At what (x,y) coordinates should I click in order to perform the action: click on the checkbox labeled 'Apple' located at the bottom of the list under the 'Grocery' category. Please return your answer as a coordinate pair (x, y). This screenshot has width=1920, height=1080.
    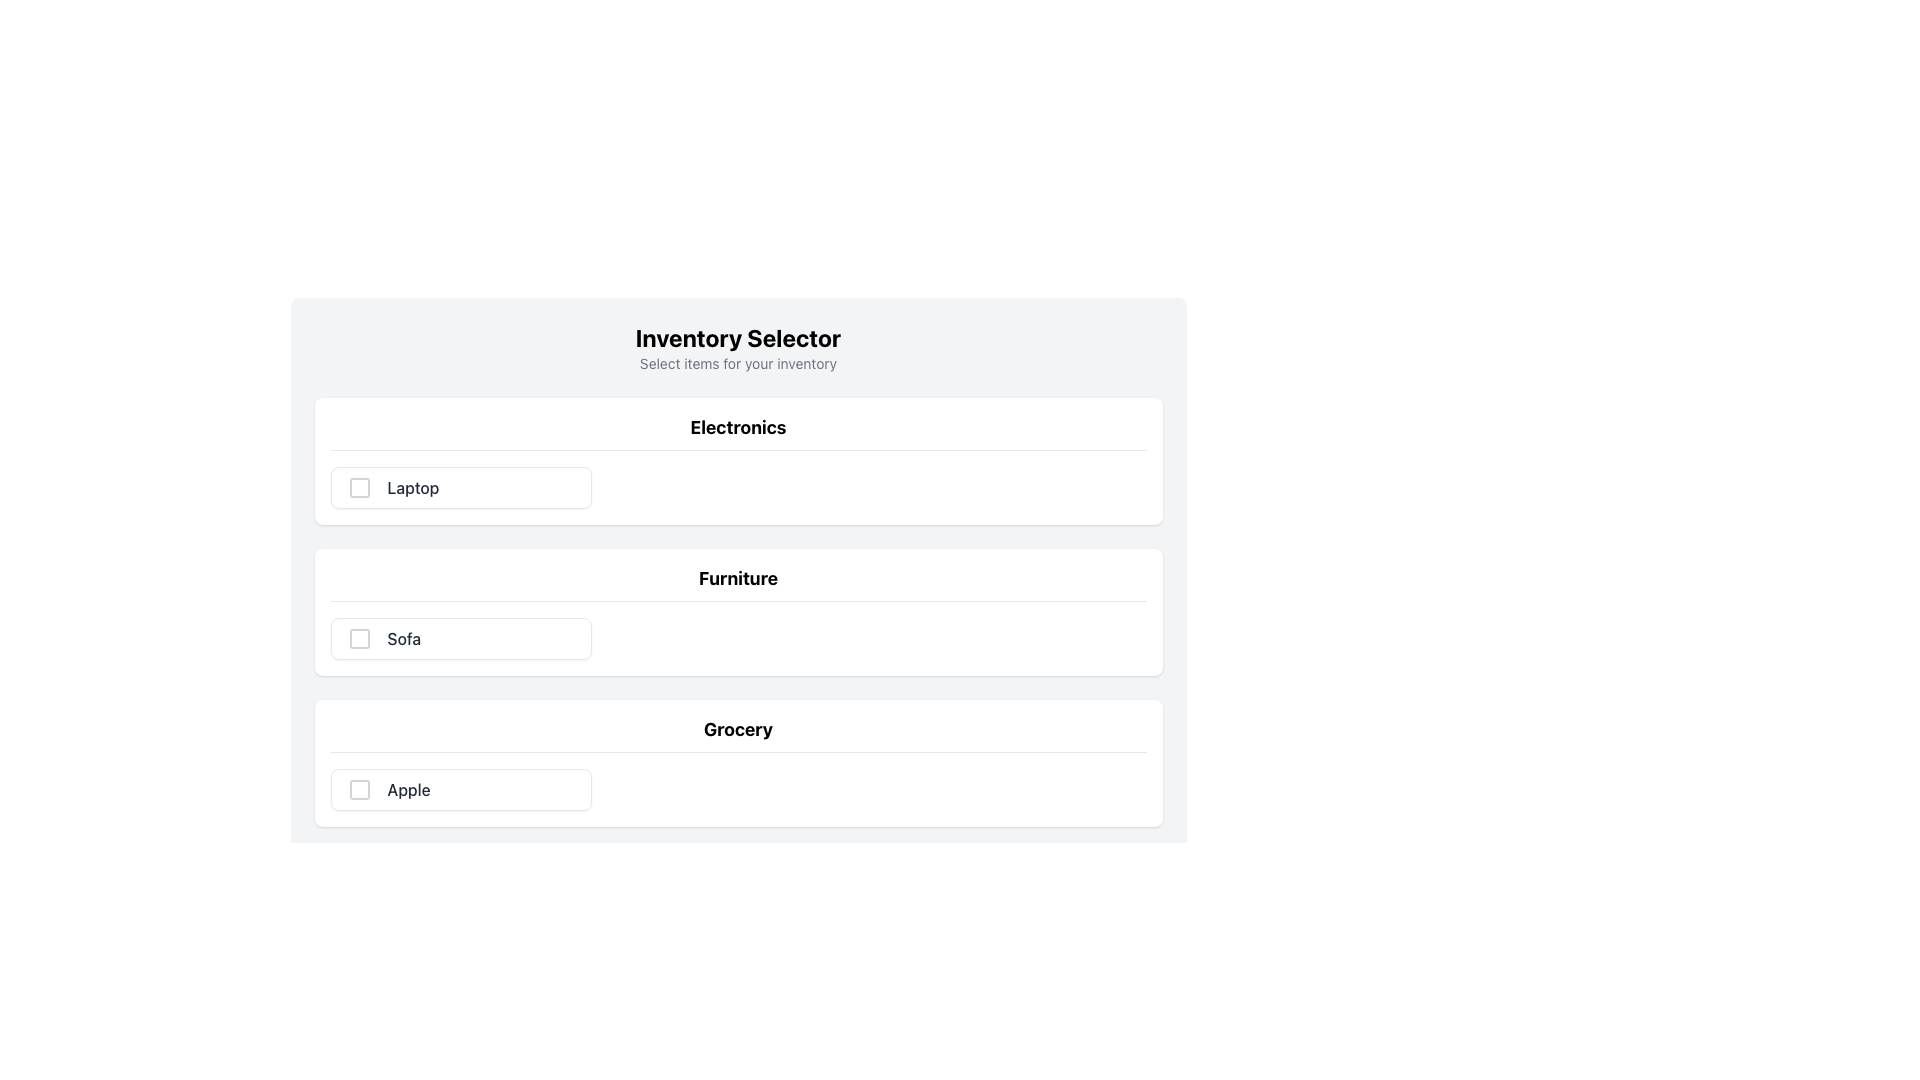
    Looking at the image, I should click on (460, 789).